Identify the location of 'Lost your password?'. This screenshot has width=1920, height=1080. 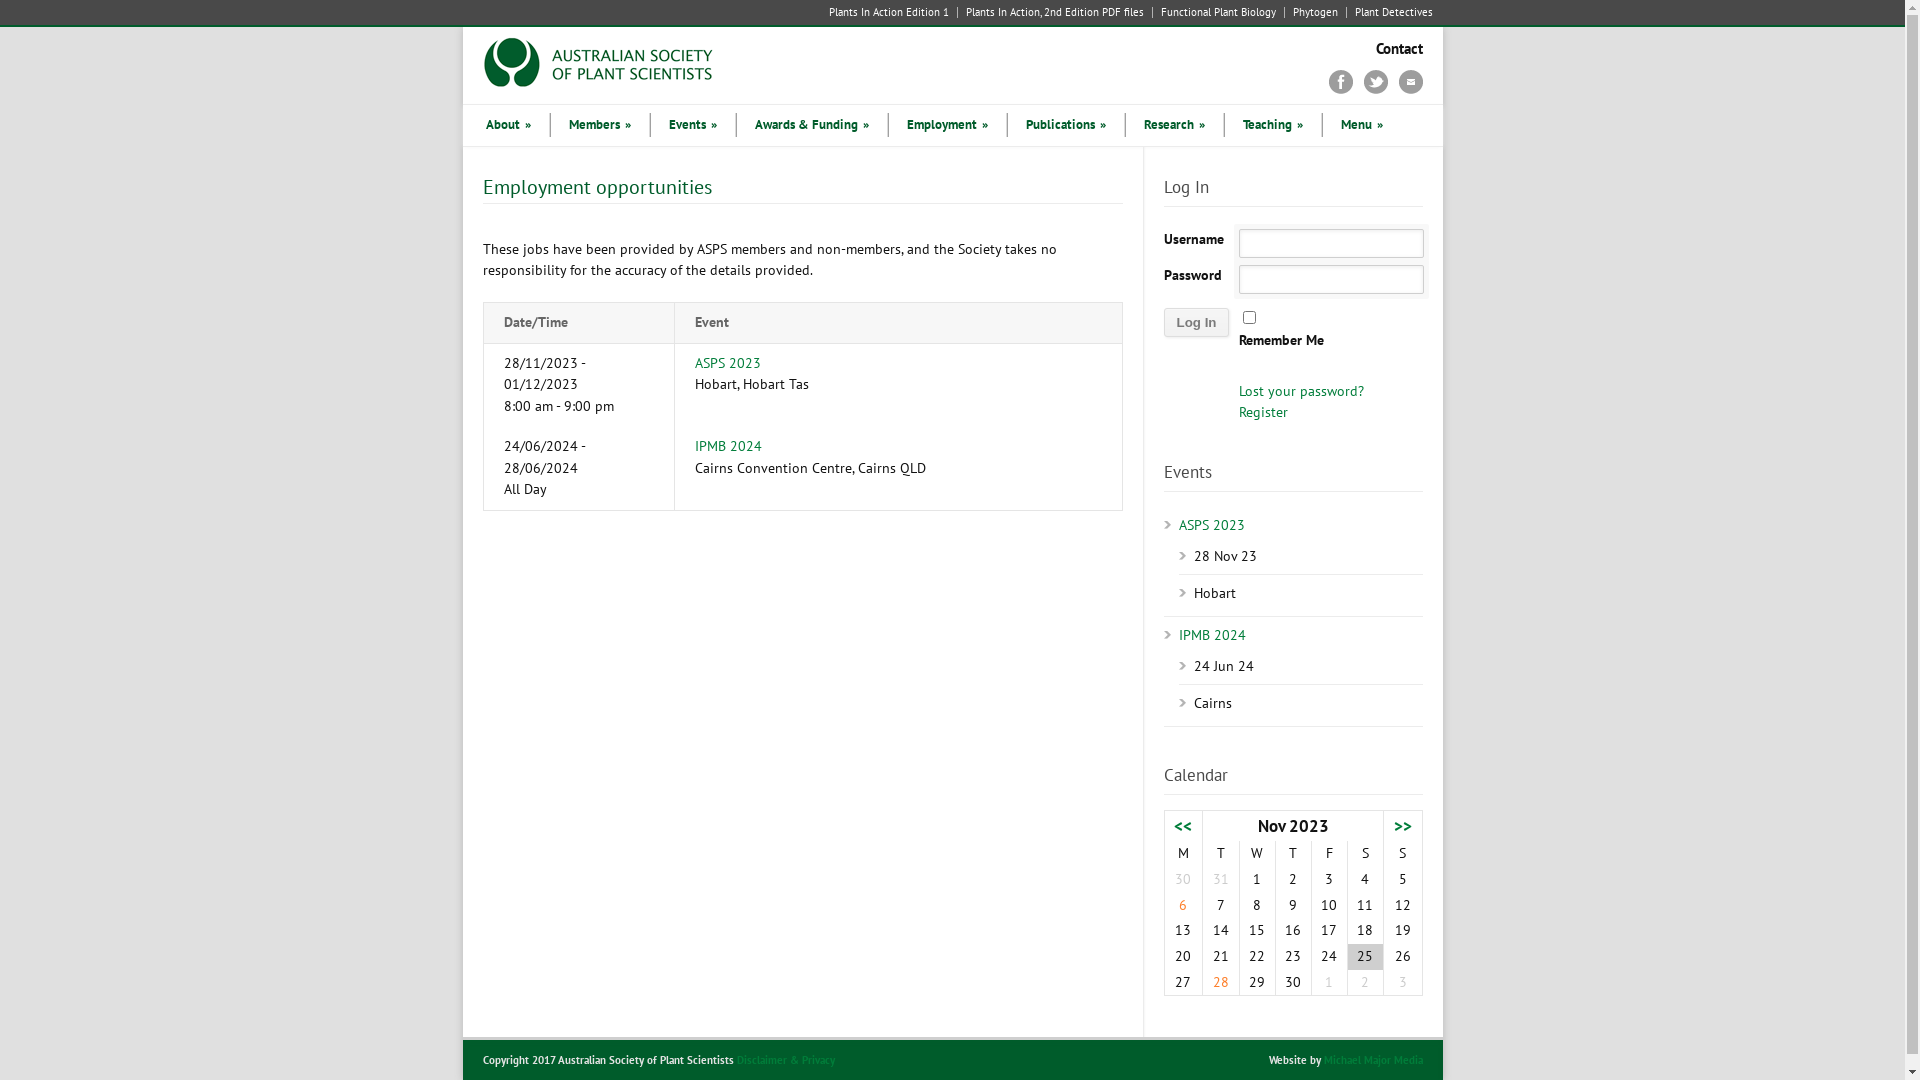
(1301, 390).